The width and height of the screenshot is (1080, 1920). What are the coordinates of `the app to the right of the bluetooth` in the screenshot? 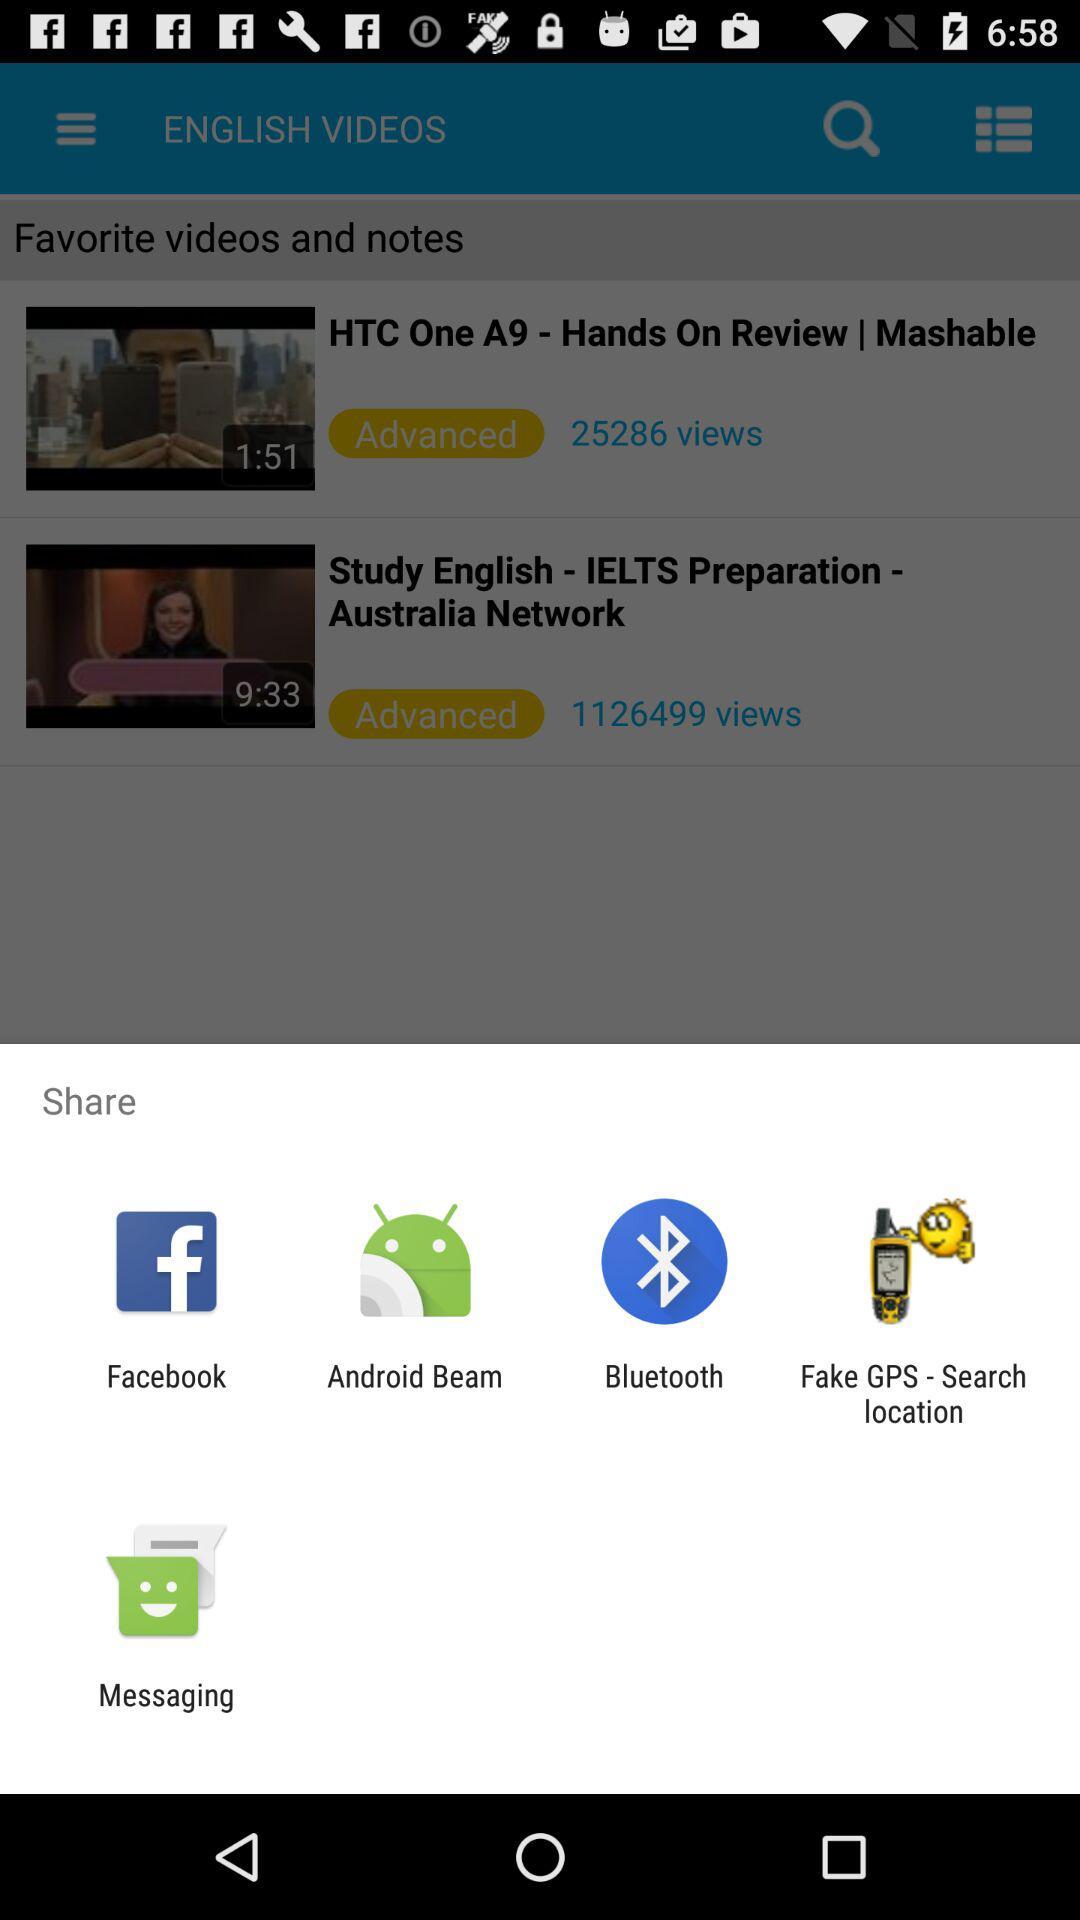 It's located at (913, 1392).